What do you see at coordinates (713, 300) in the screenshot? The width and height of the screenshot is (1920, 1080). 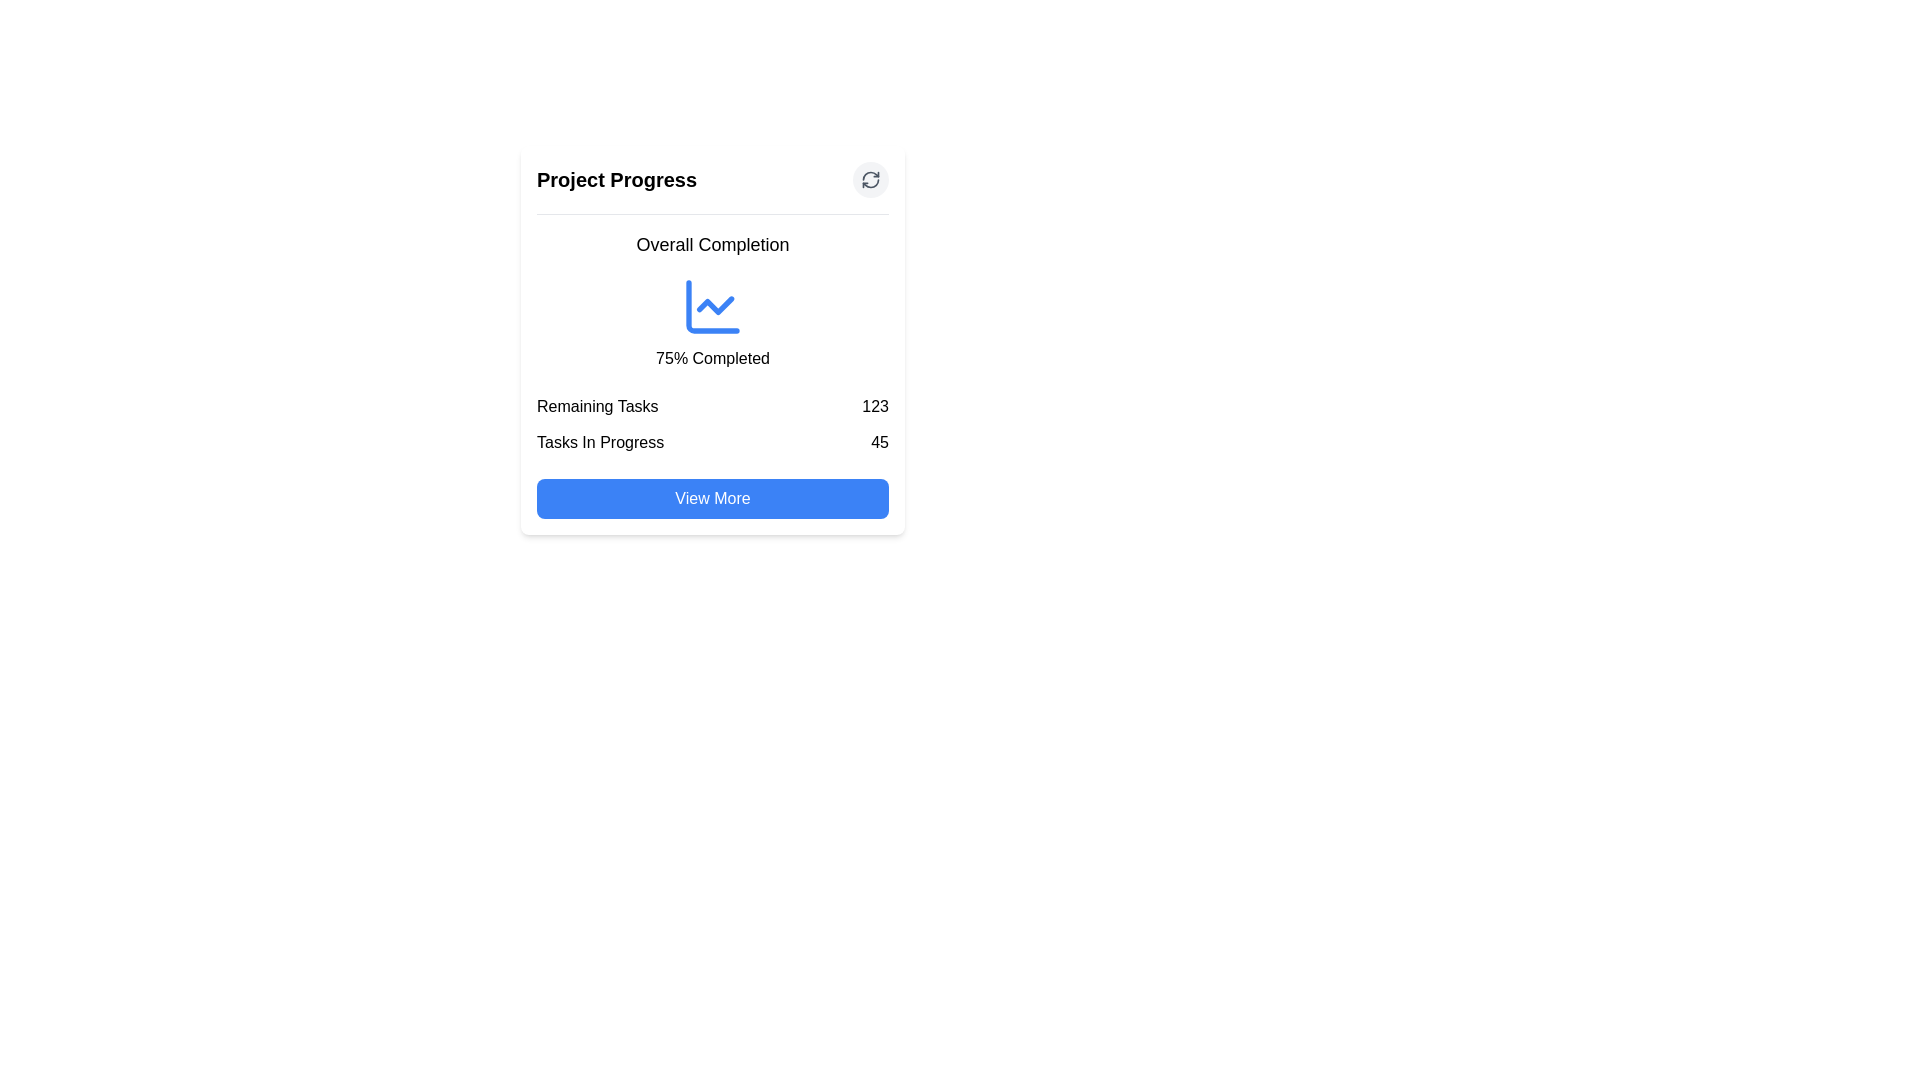 I see `the Information Display Section that shows 'Overall Completion' and '75% Completed' text, located centrally in the project progress card` at bounding box center [713, 300].